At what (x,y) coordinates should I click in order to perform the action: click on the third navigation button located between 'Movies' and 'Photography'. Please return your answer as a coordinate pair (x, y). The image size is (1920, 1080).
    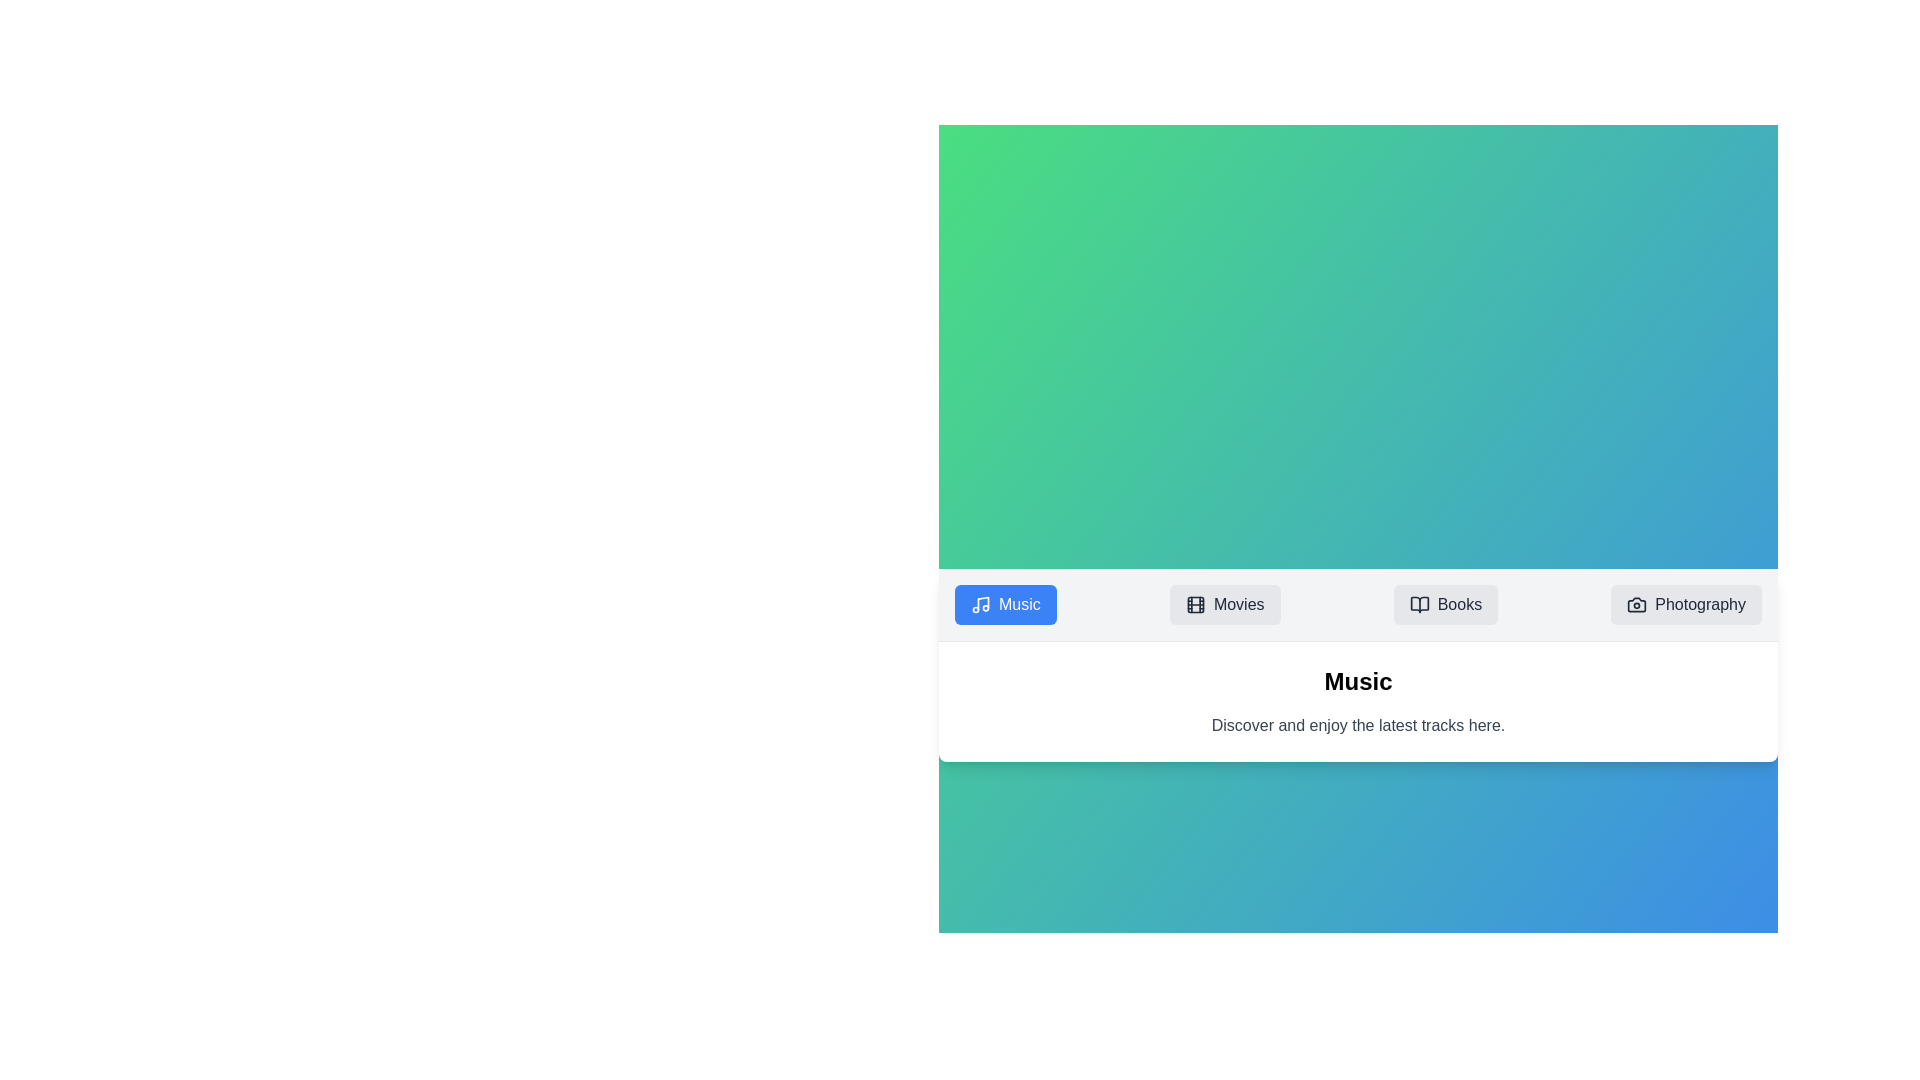
    Looking at the image, I should click on (1445, 603).